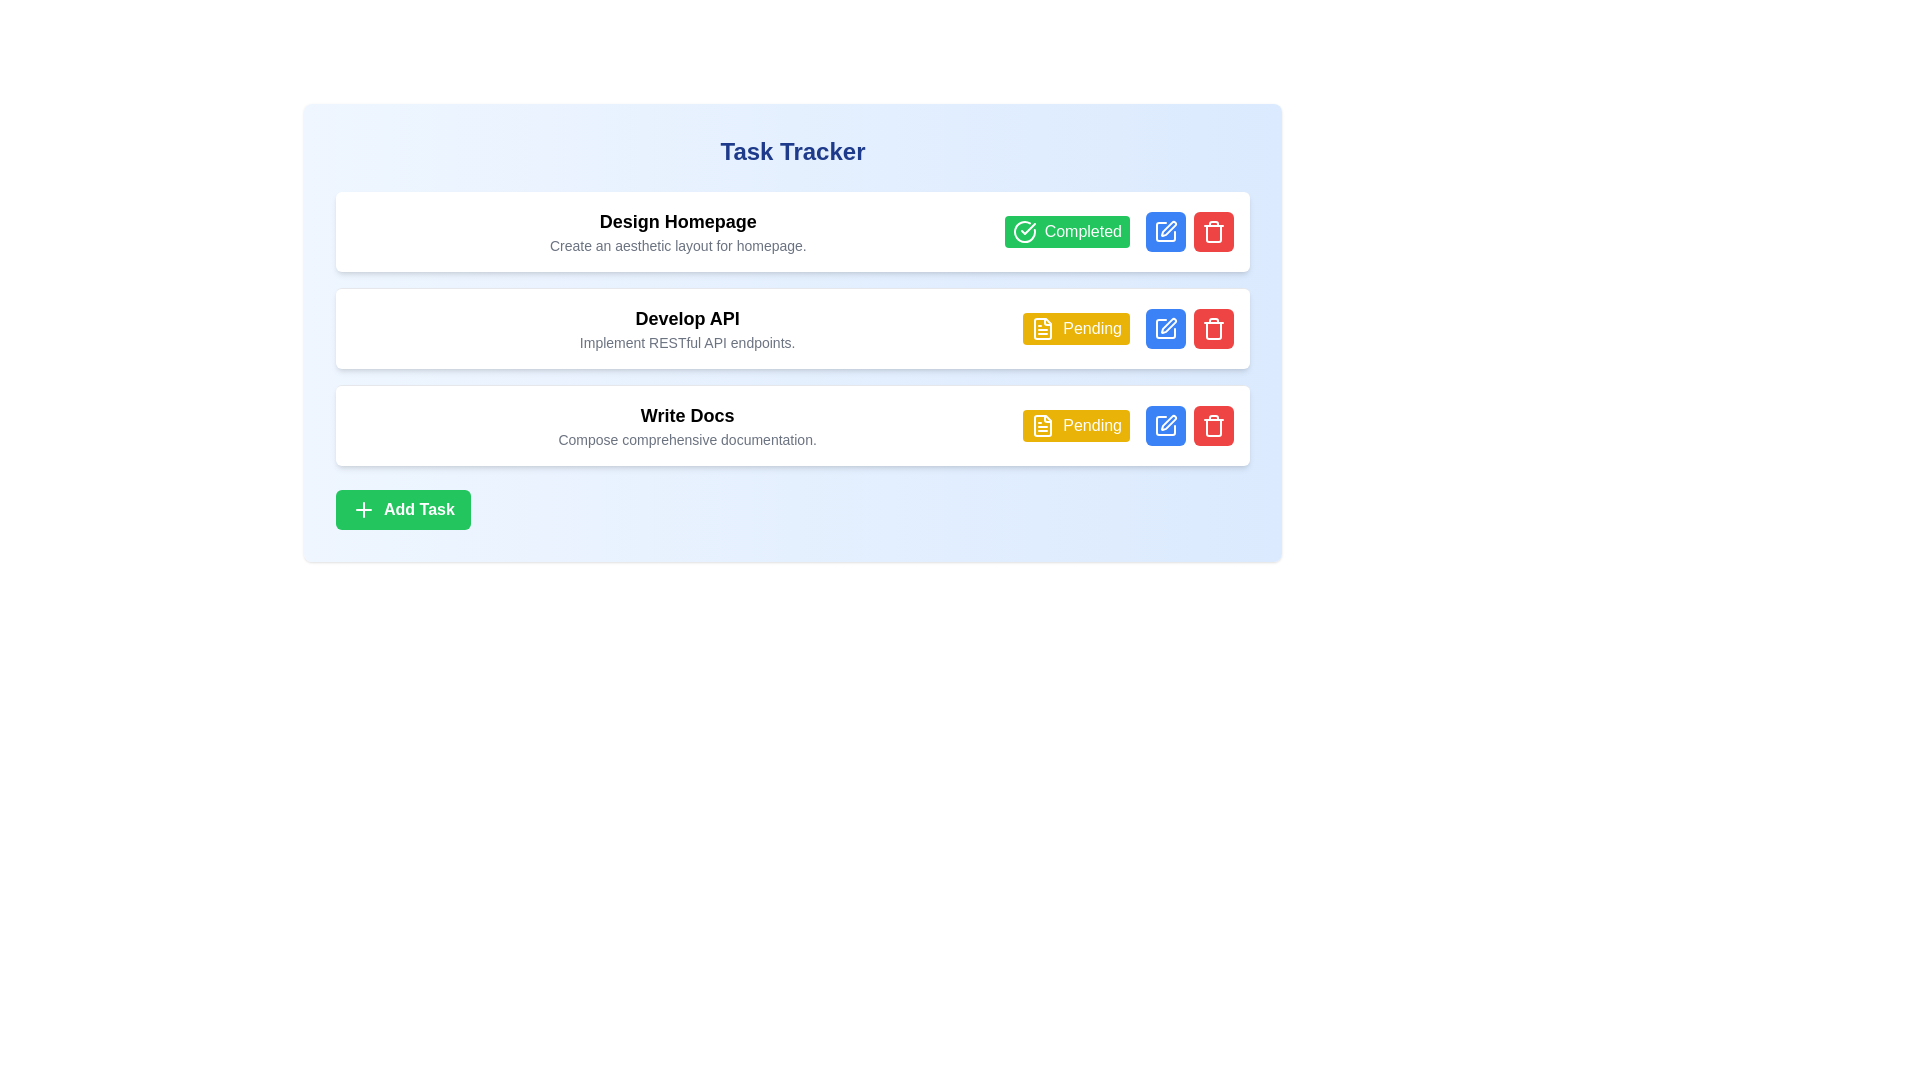 Image resolution: width=1920 pixels, height=1080 pixels. What do you see at coordinates (1166, 424) in the screenshot?
I see `the 'edit task' button located in the right corner of the last task (Write Docs) row in the task tracker interface, which is above the red trash can icon and next to the yellow document button` at bounding box center [1166, 424].